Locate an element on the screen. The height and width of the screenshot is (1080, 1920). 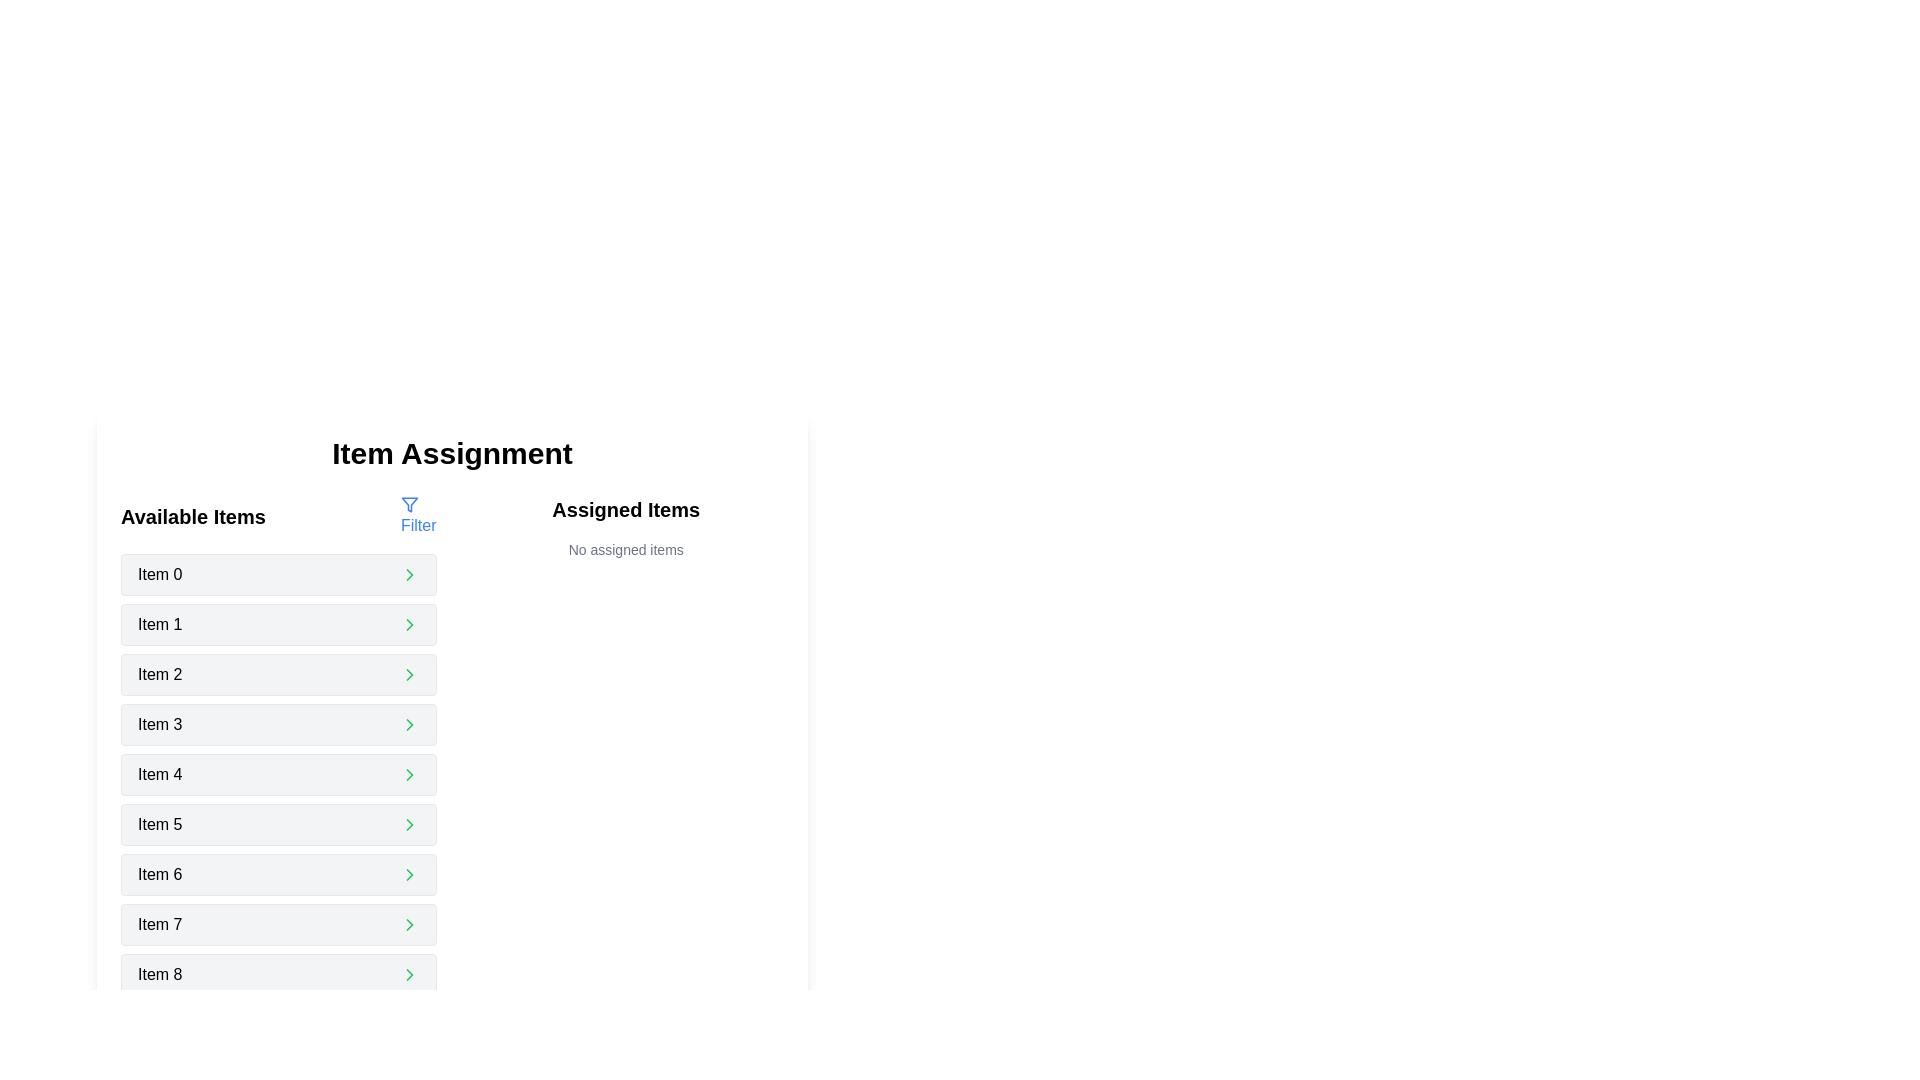
the right-pointing chevron icon located at the rightmost position of the list item labeled 'Item 1' is located at coordinates (408, 623).